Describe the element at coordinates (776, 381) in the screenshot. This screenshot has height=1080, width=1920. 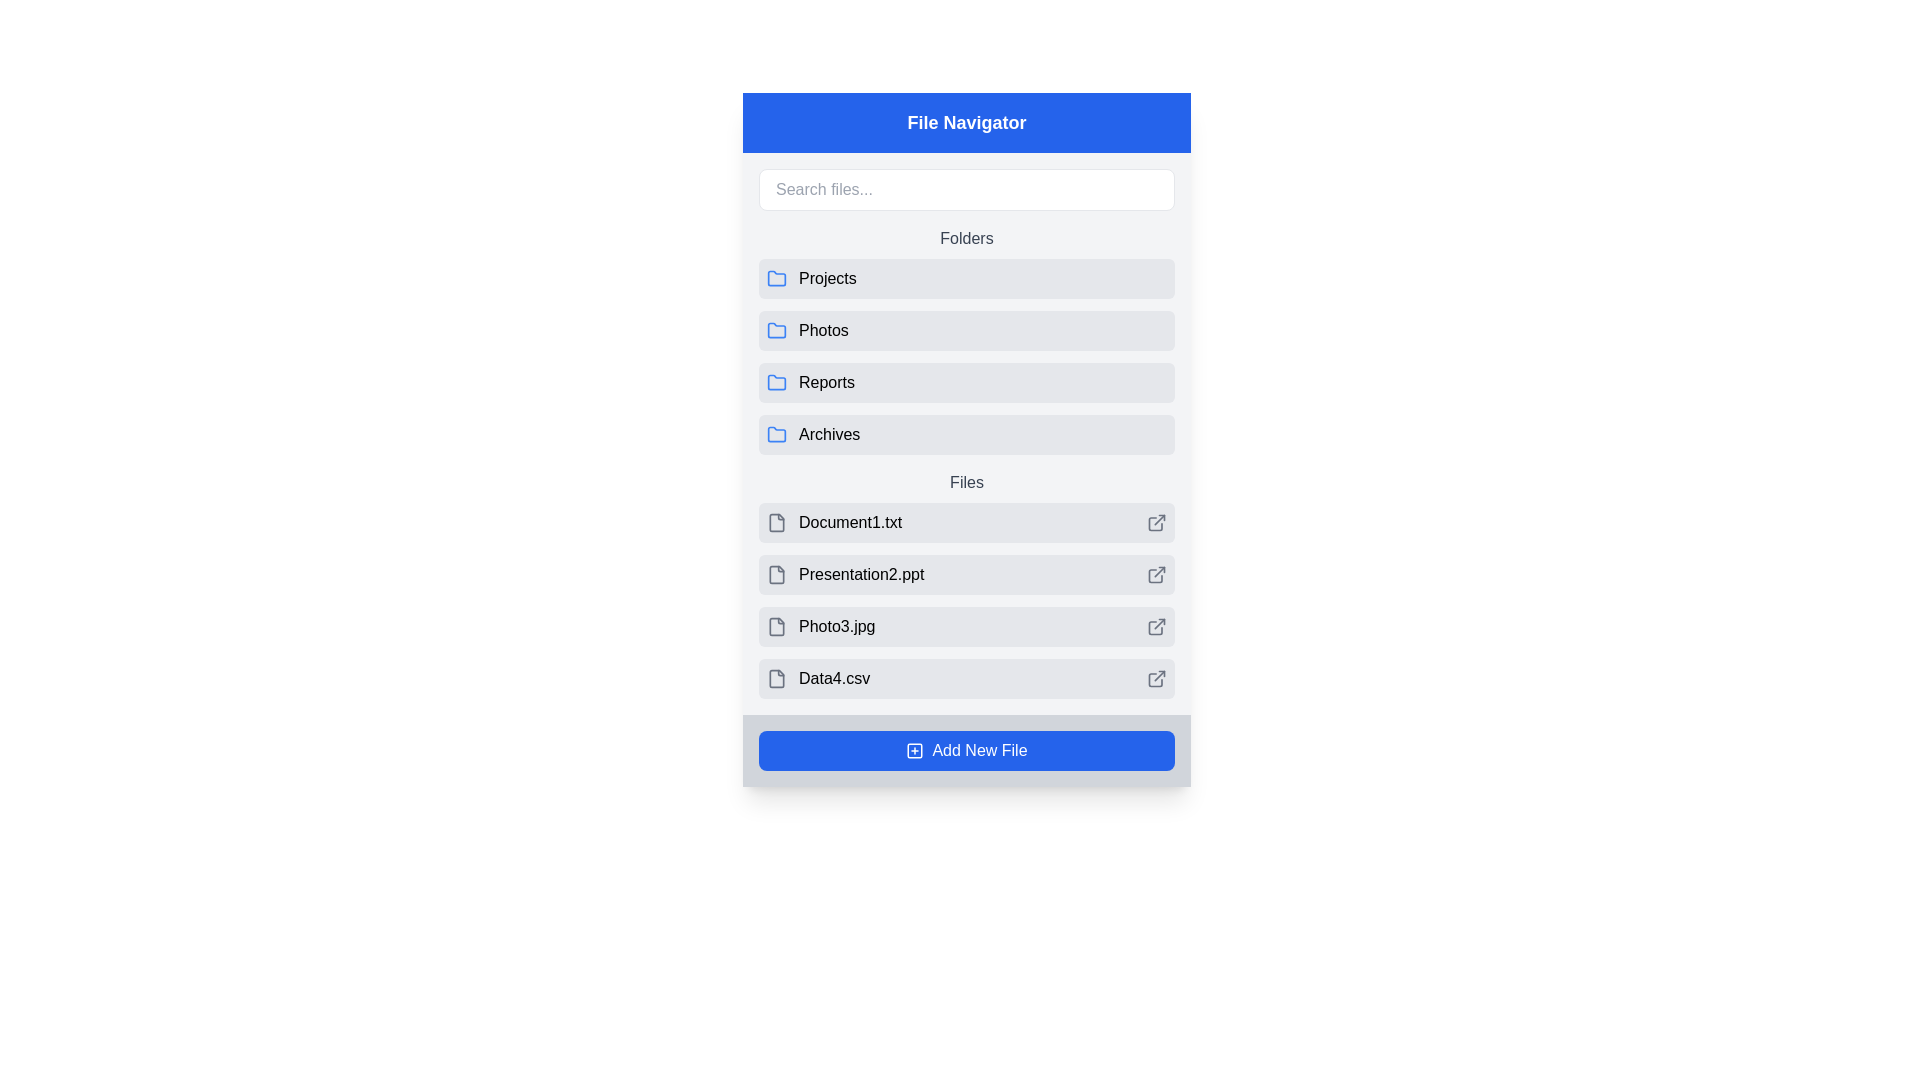
I see `the folder icon representing the 'Reports' category` at that location.